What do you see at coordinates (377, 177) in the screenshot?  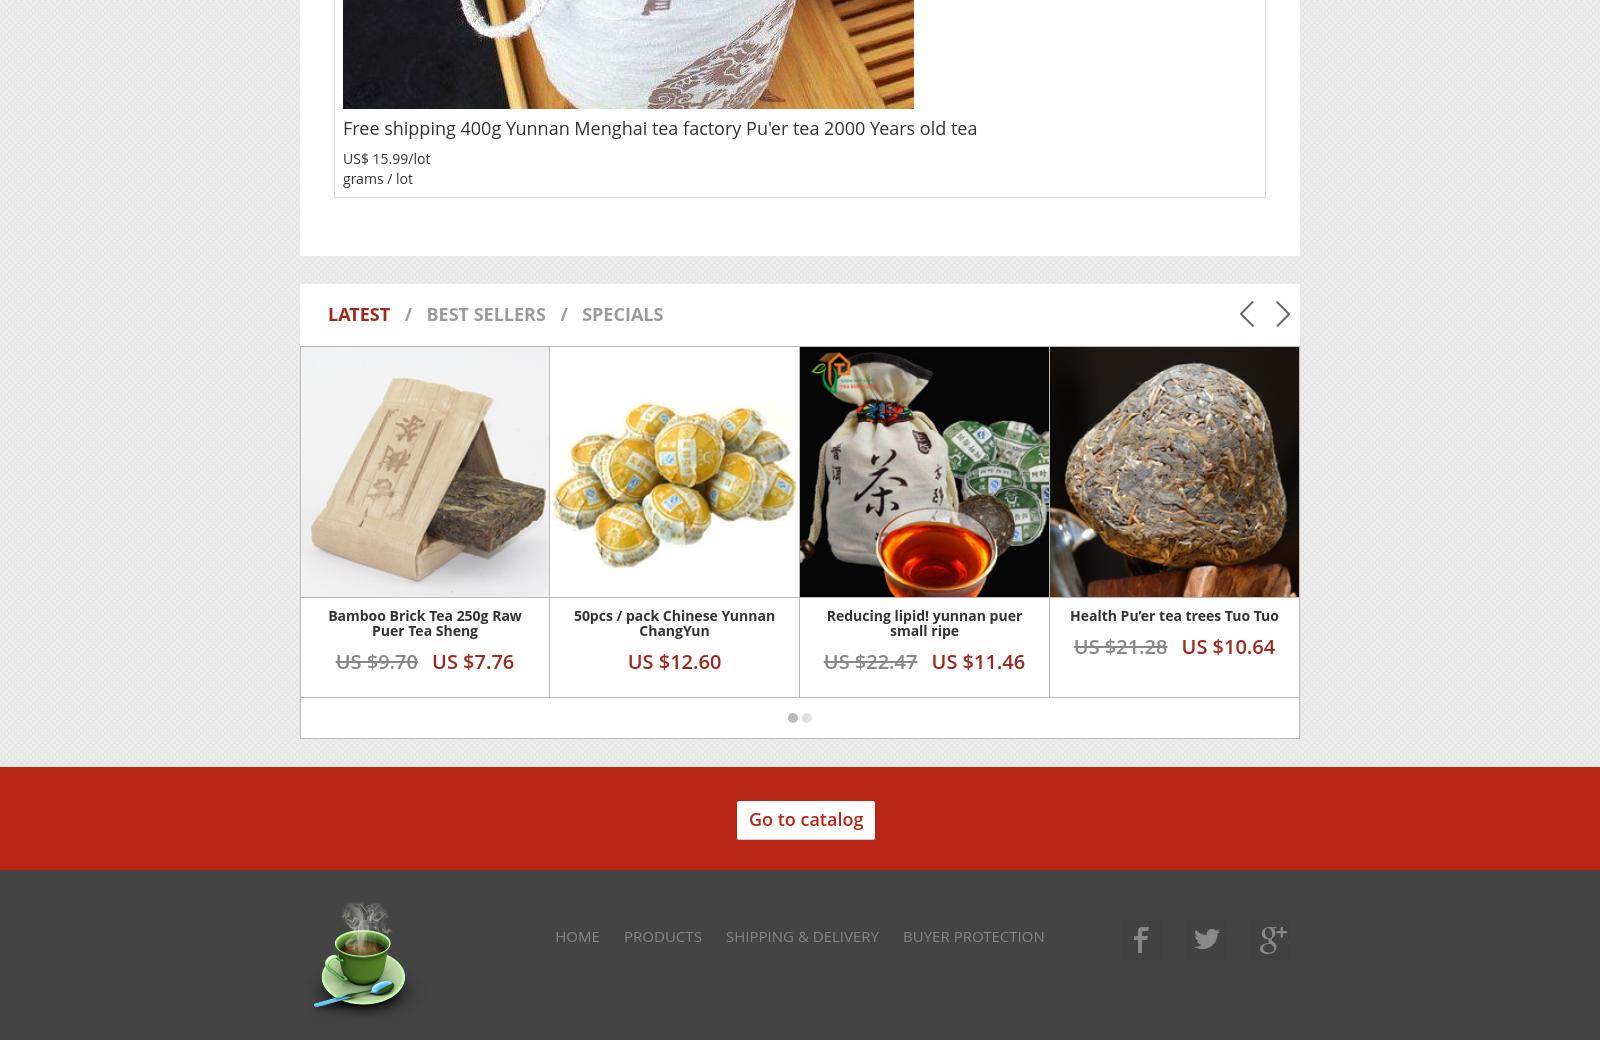 I see `'grams / lot'` at bounding box center [377, 177].